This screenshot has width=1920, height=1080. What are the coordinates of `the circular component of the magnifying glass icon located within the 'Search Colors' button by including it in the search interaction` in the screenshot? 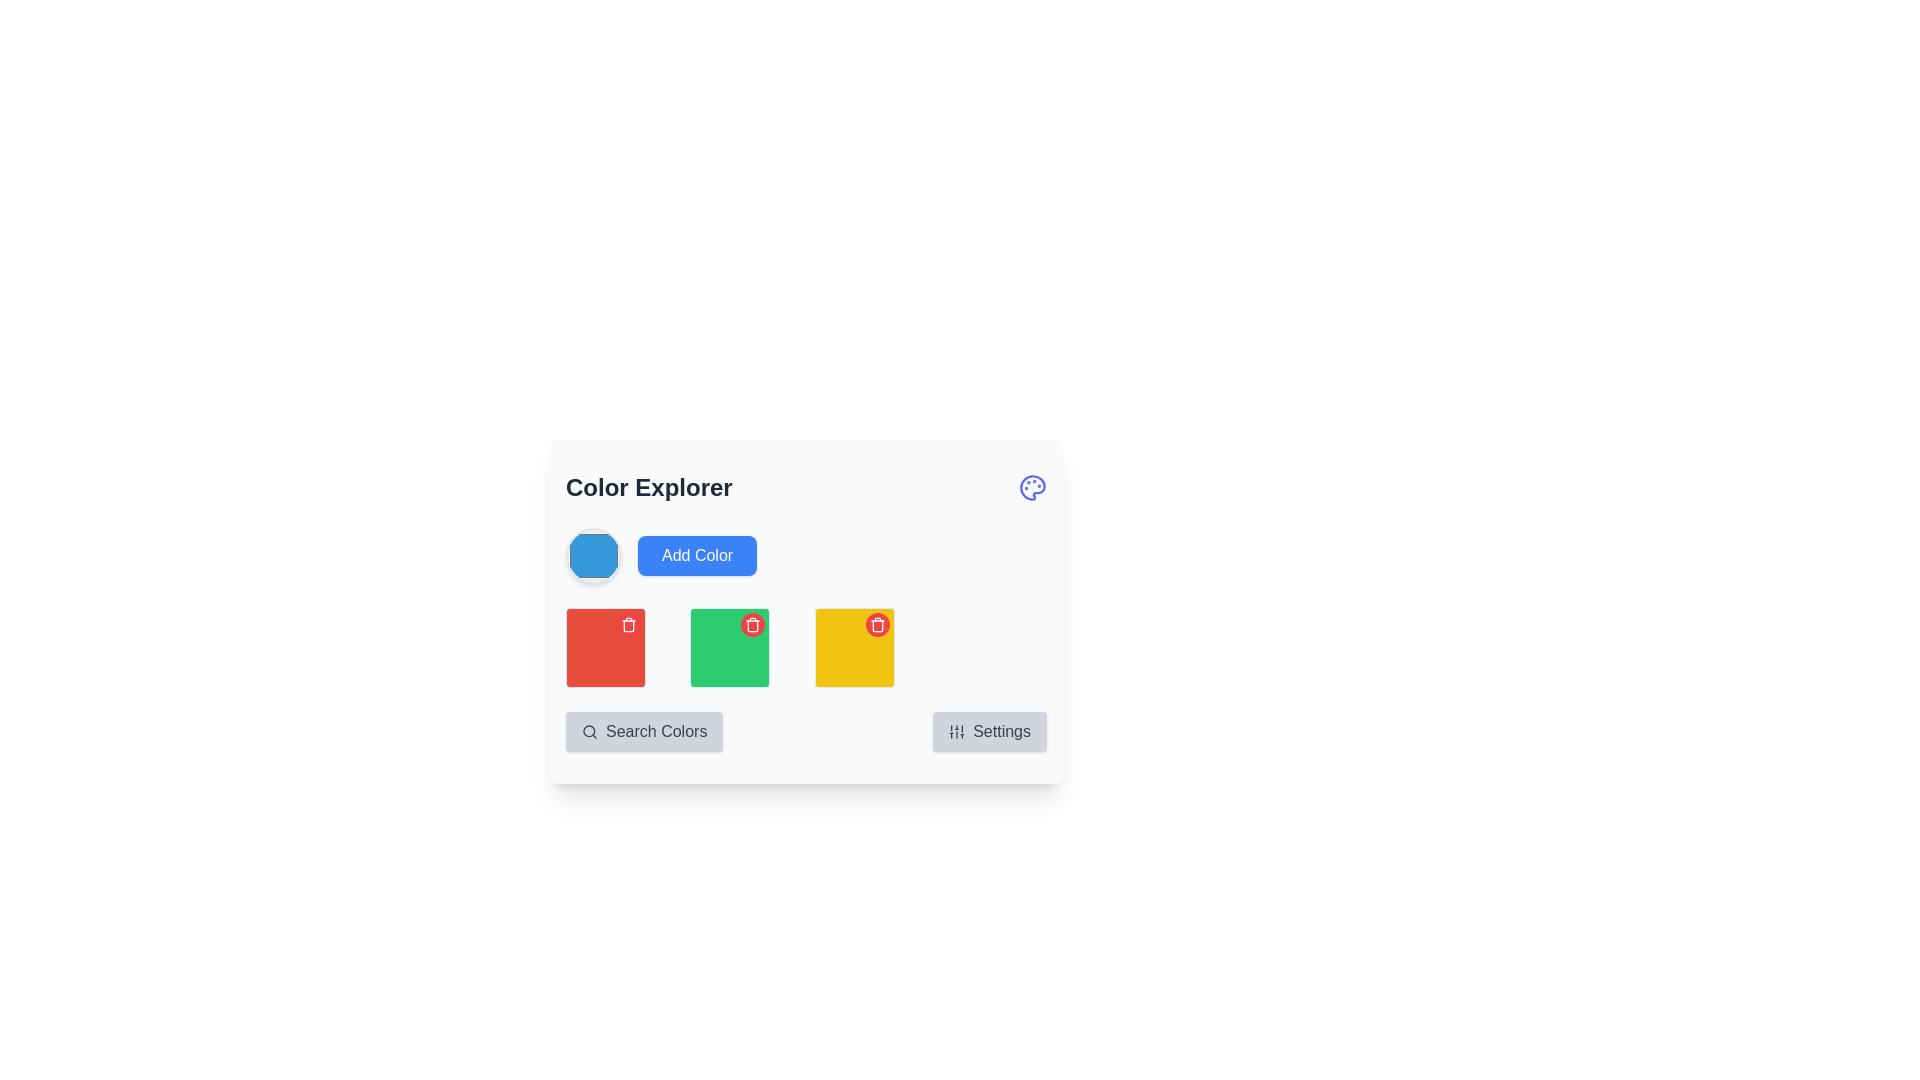 It's located at (588, 731).